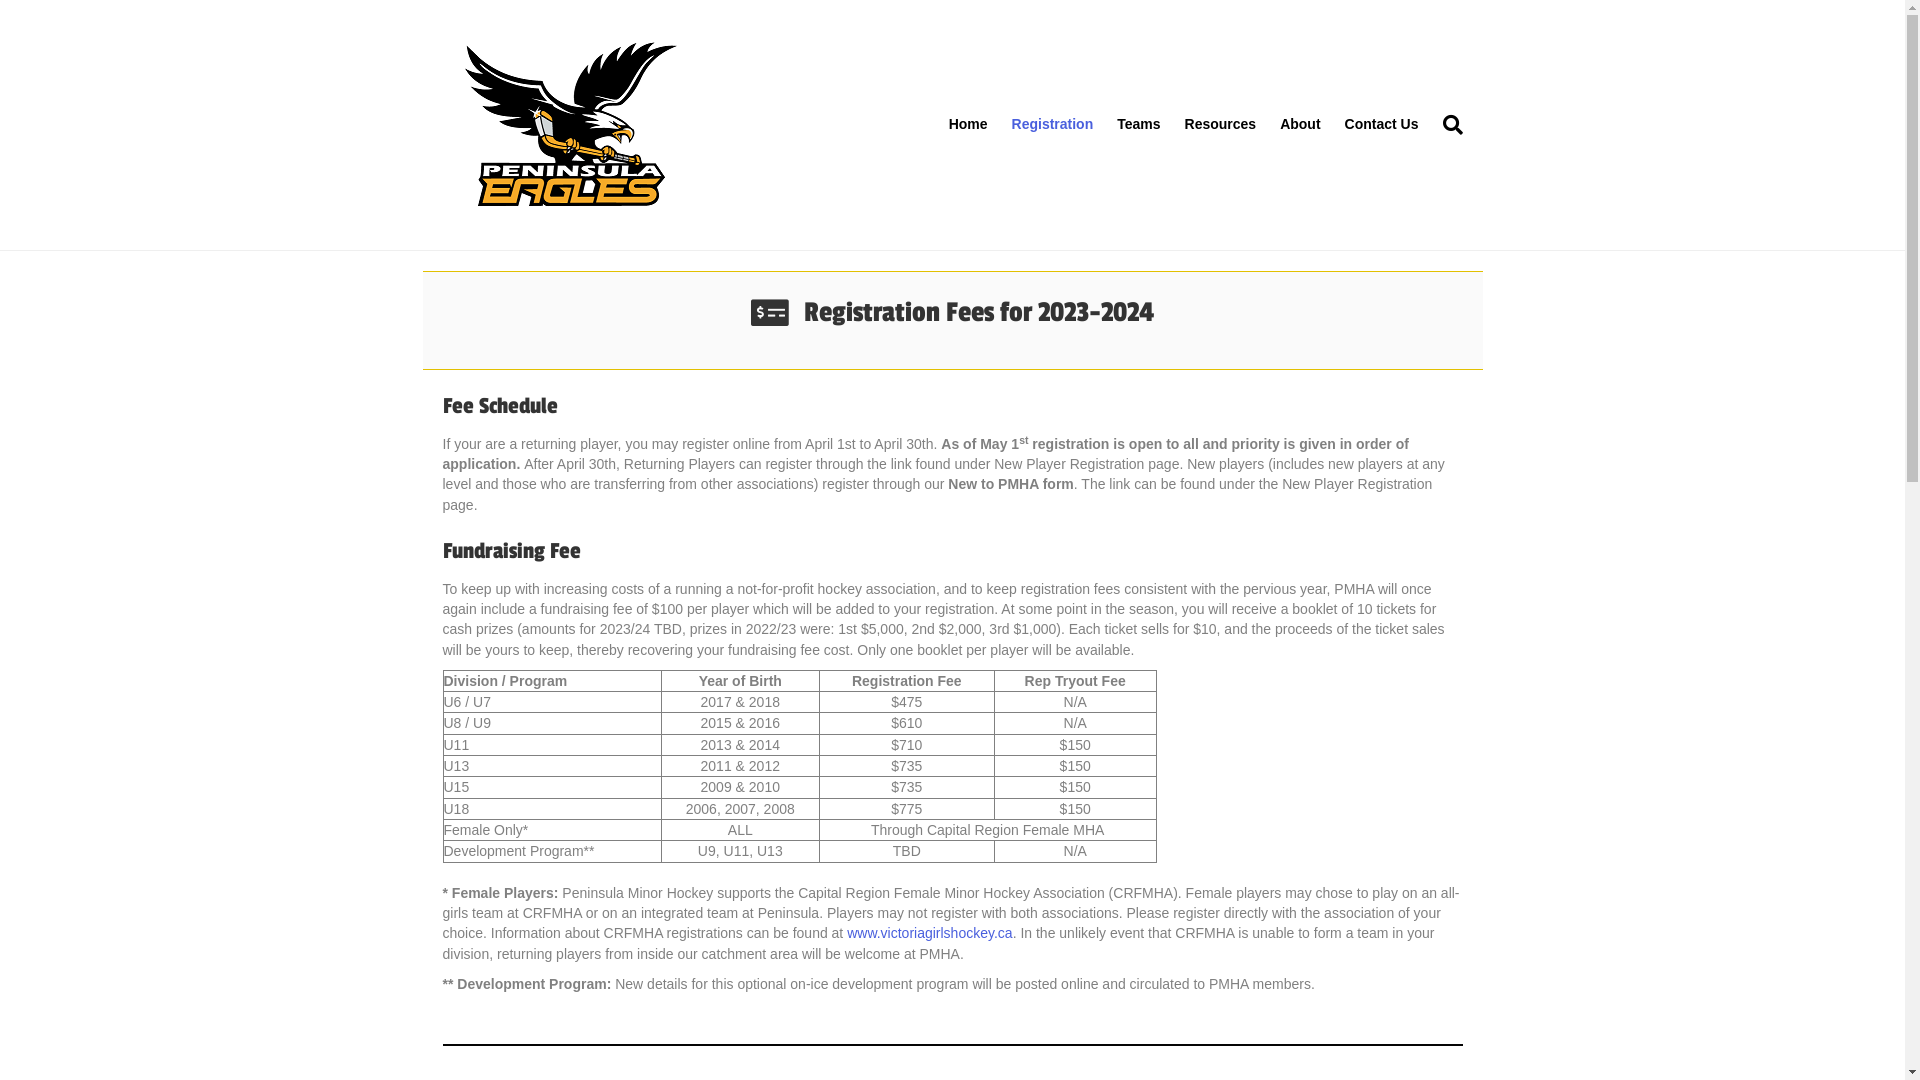 The height and width of the screenshot is (1080, 1920). What do you see at coordinates (1266, 124) in the screenshot?
I see `'About'` at bounding box center [1266, 124].